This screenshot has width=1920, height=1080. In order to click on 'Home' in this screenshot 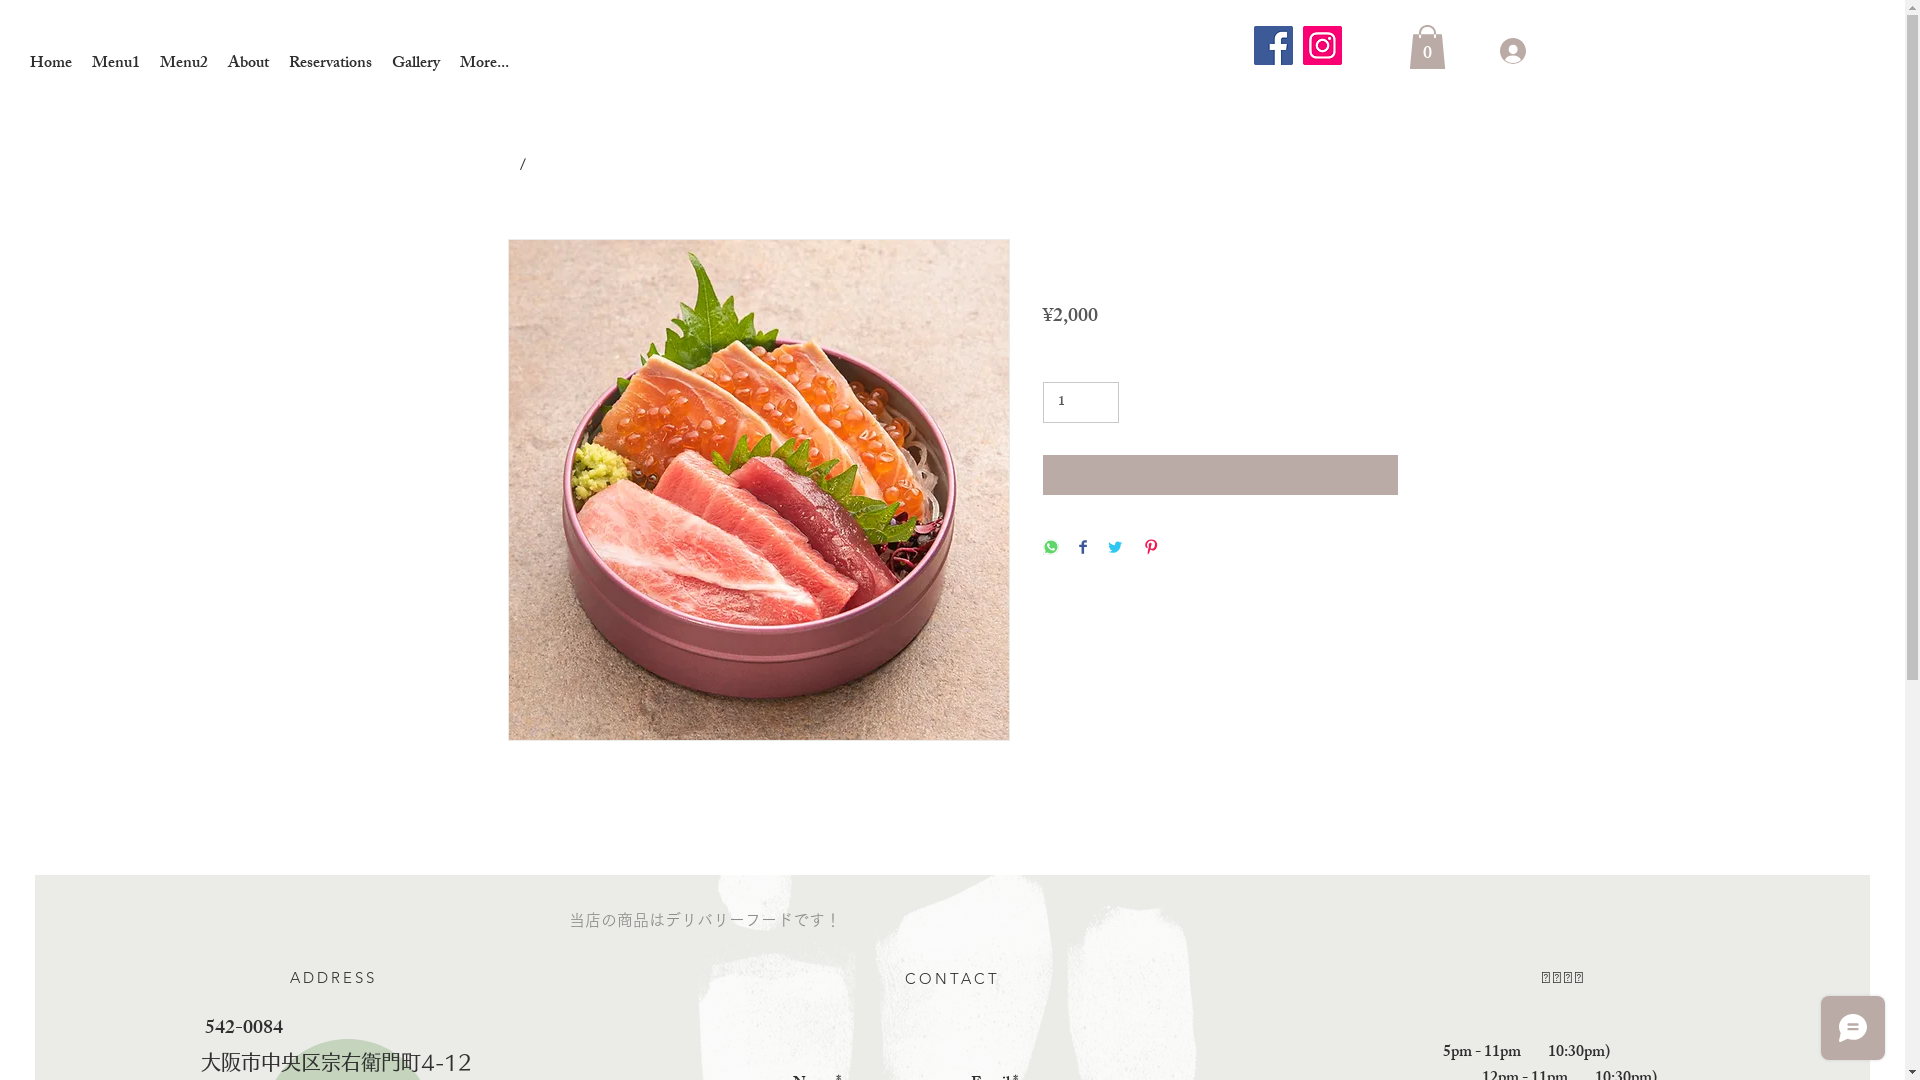, I will do `click(19, 63)`.